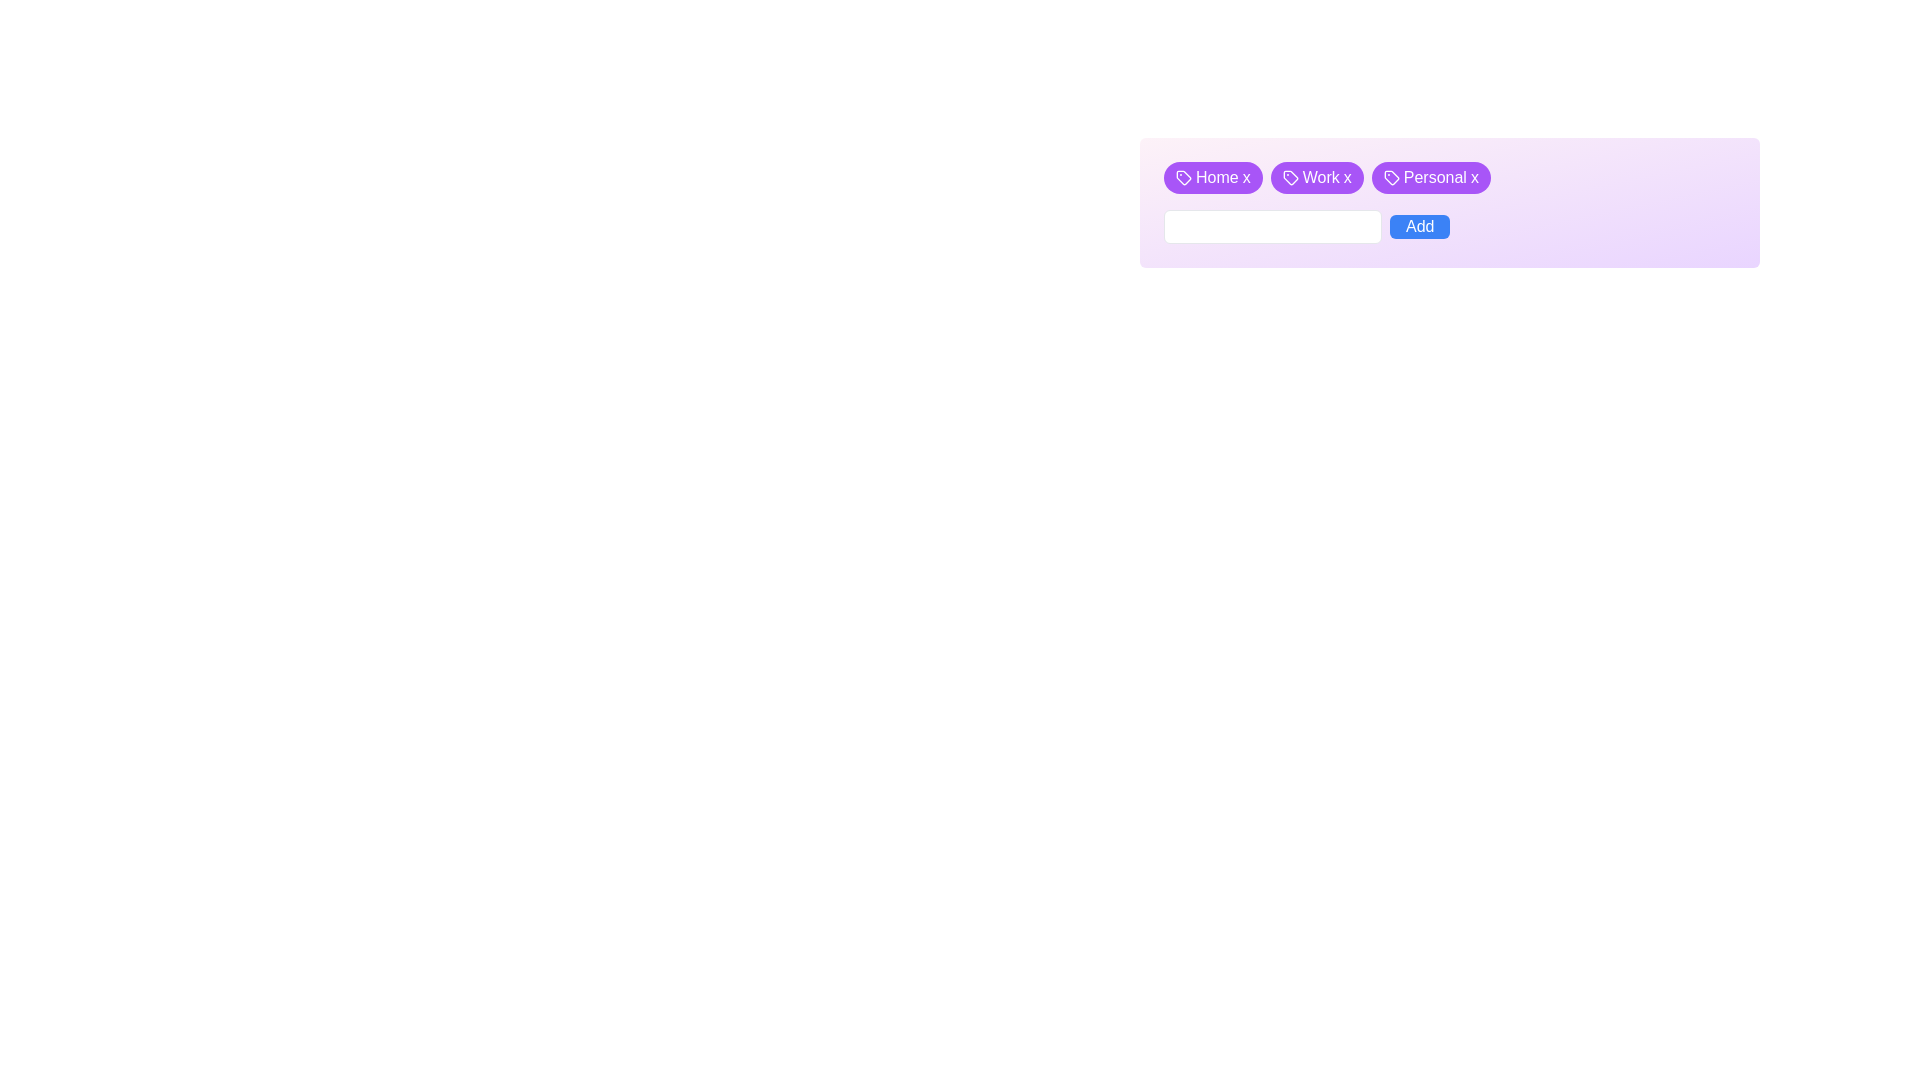  What do you see at coordinates (1419, 226) in the screenshot?
I see `the 'Add' button, which is a rectangular button with rounded edges, styled in blue with white text, located at the far-right side of a horizontal section` at bounding box center [1419, 226].